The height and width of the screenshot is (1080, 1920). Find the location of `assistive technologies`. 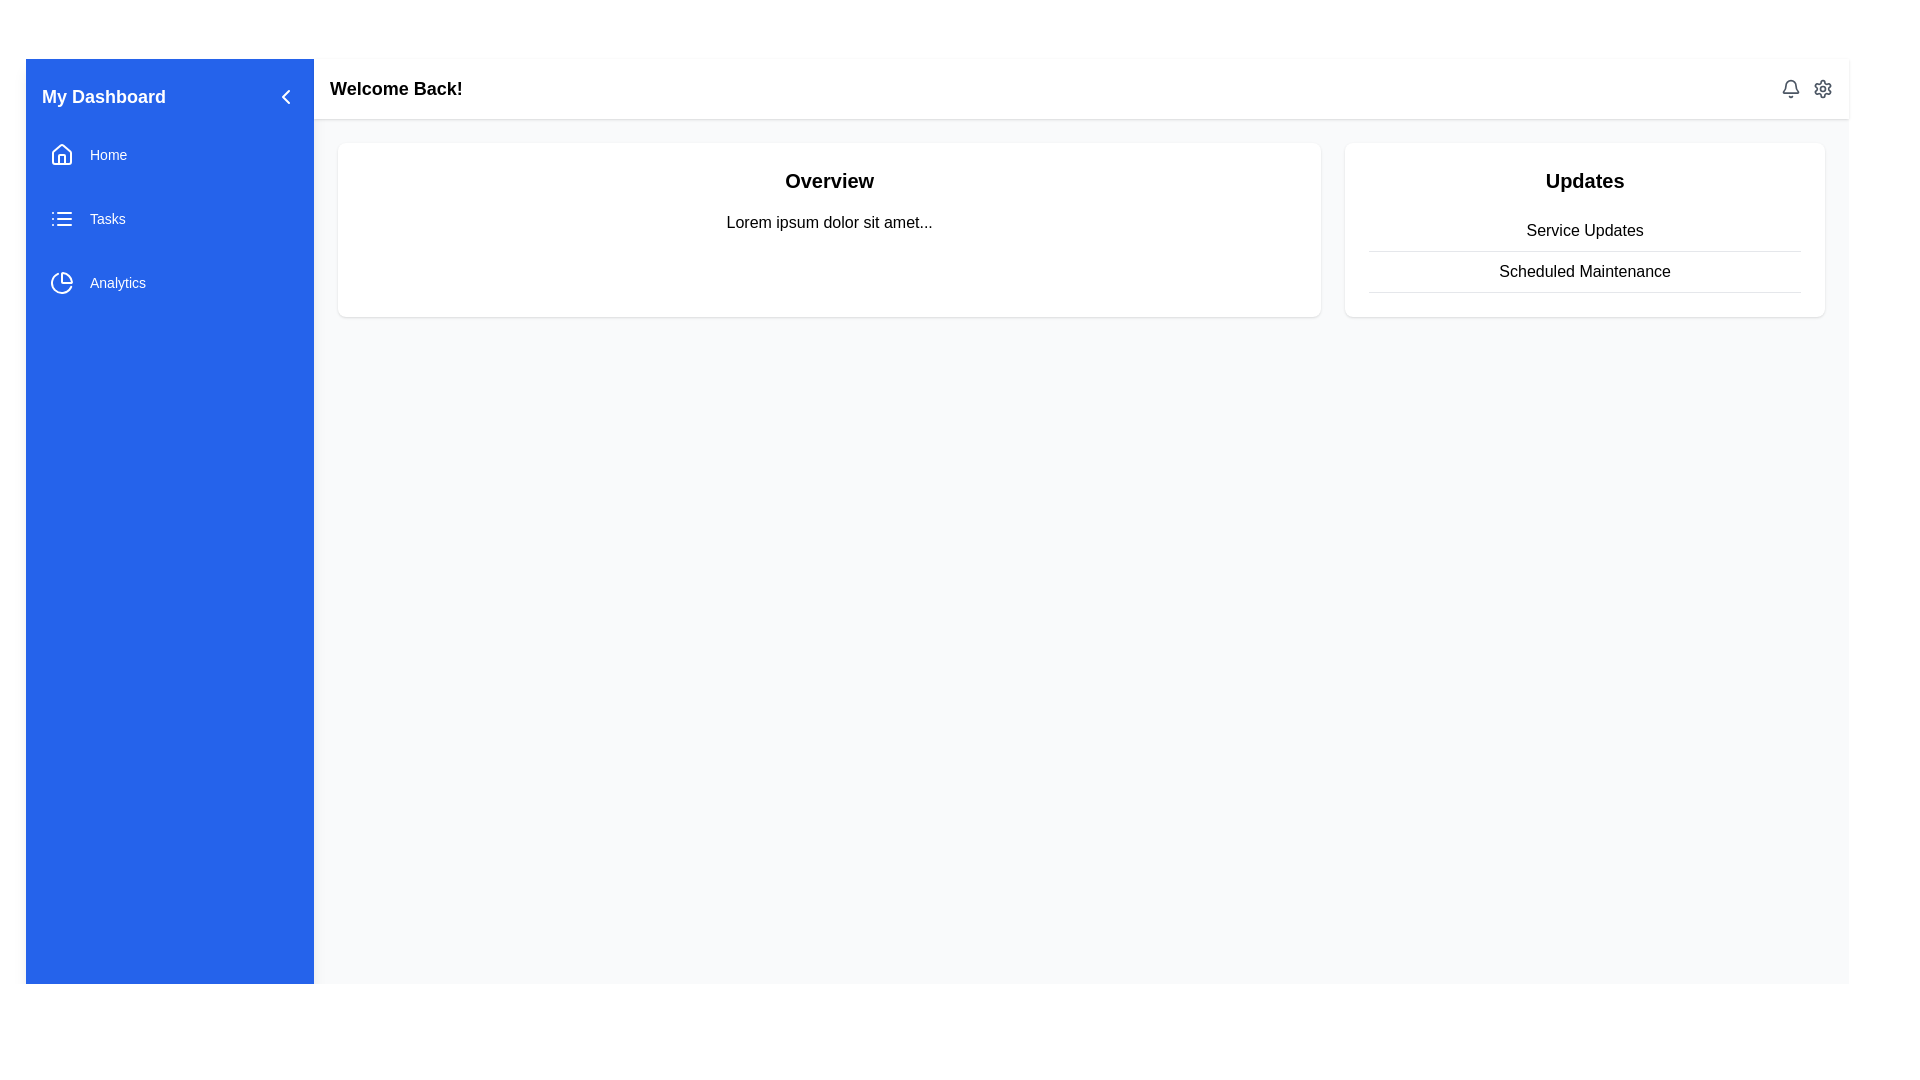

assistive technologies is located at coordinates (1584, 230).